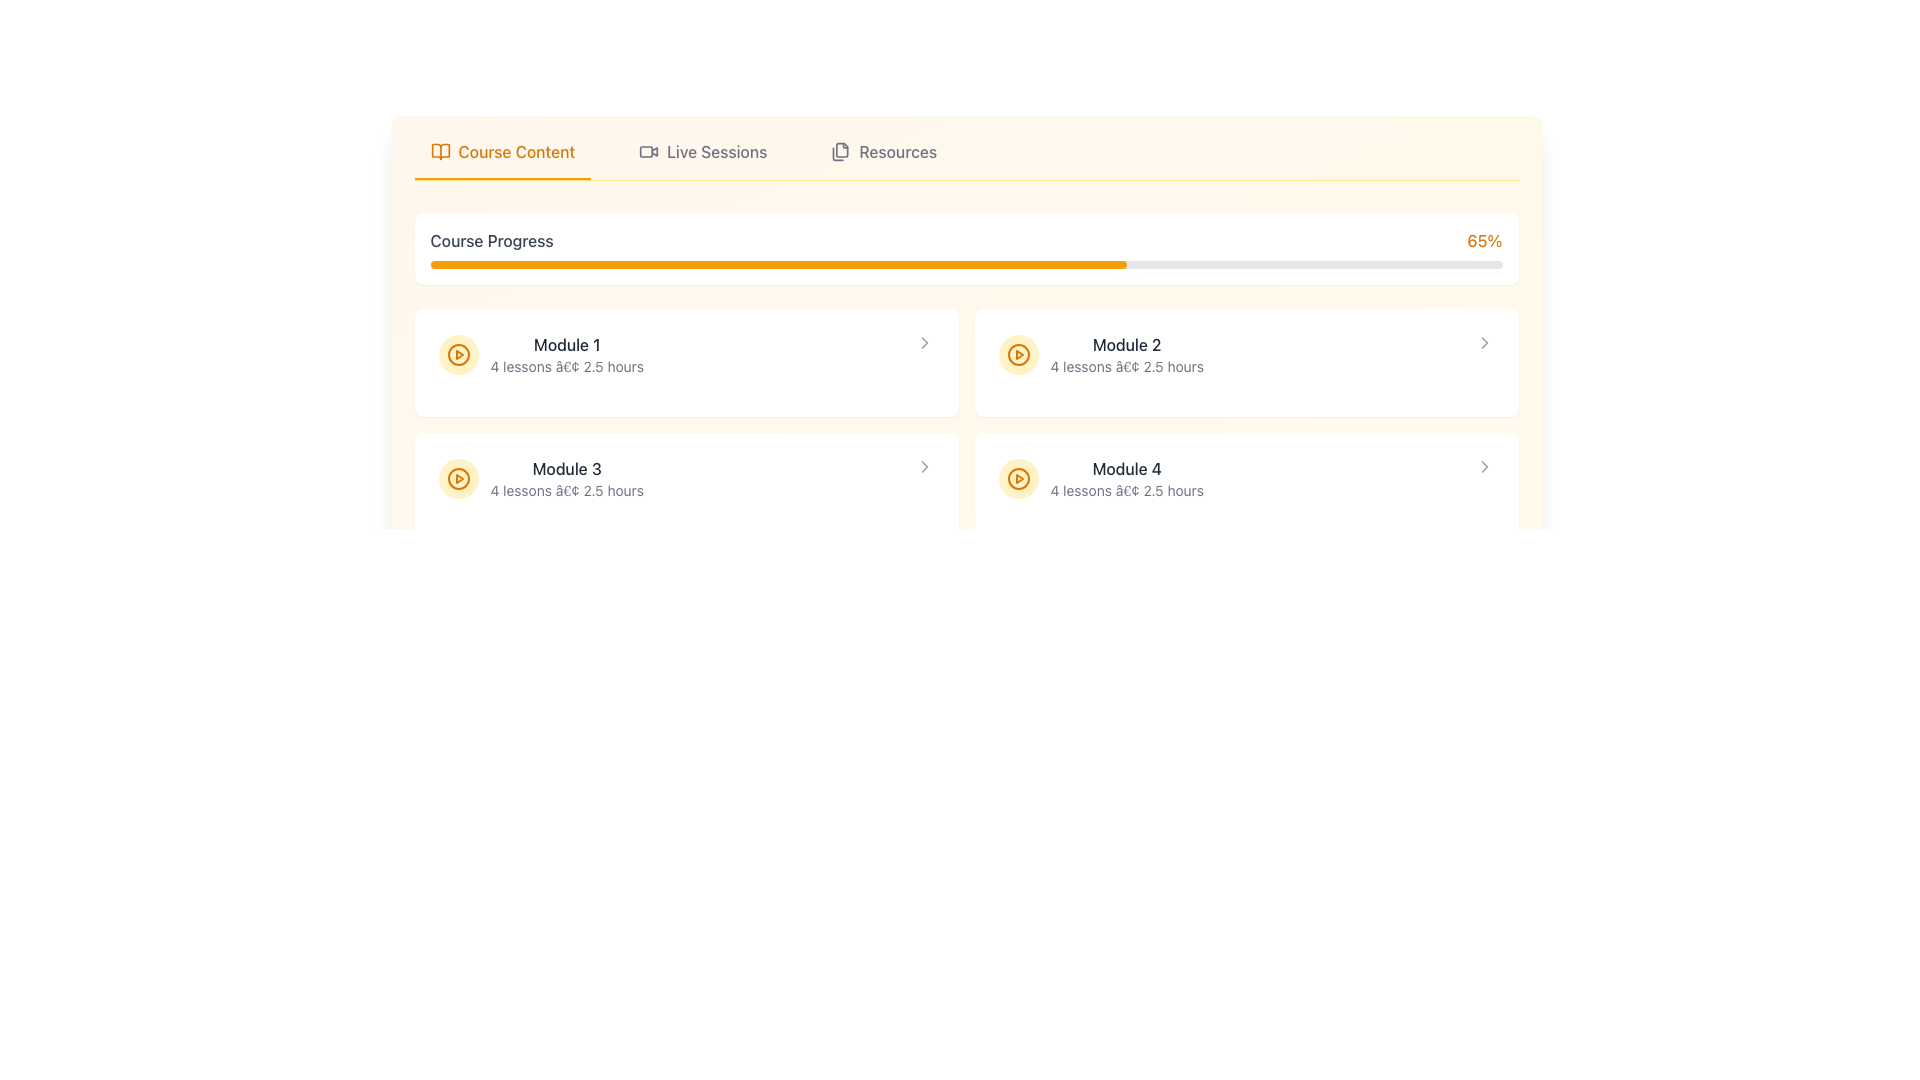 The height and width of the screenshot is (1080, 1920). I want to click on the text display UI component that presents the title 'Module 1' and details '4 lessons • 2.5 hours', so click(566, 353).